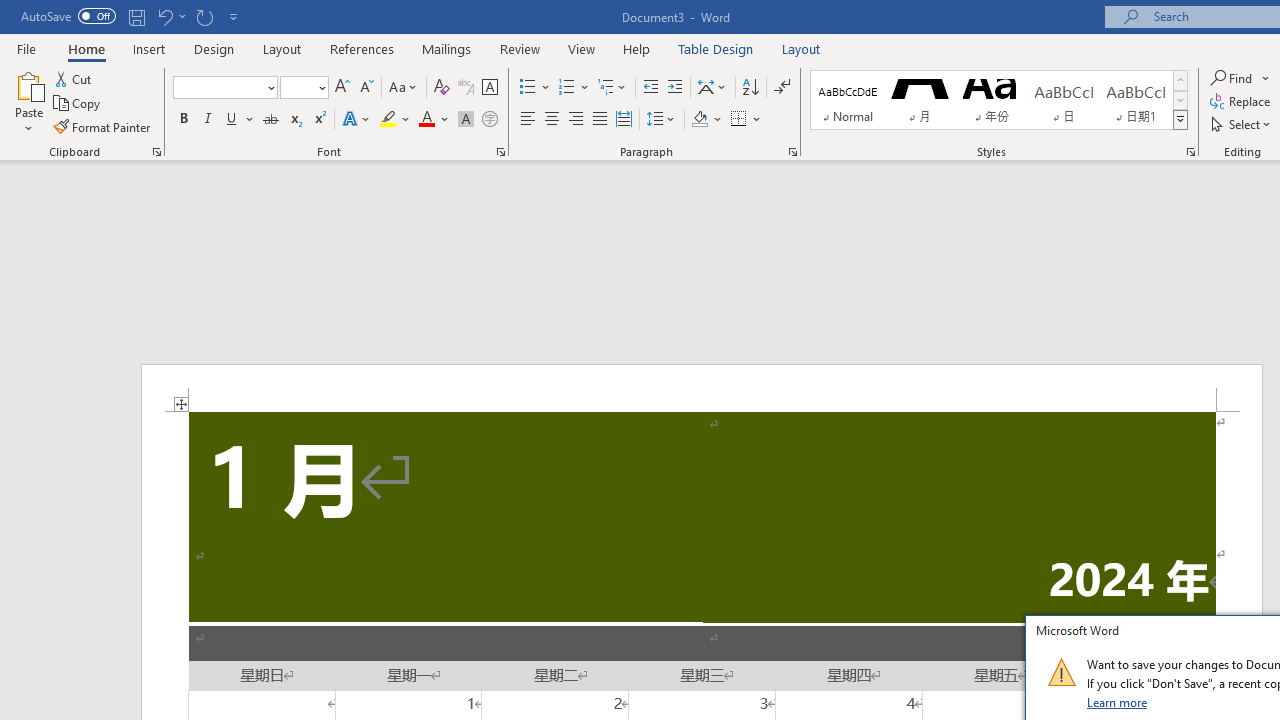  Describe the element at coordinates (164, 16) in the screenshot. I see `'Undo Apply Quick Style'` at that location.